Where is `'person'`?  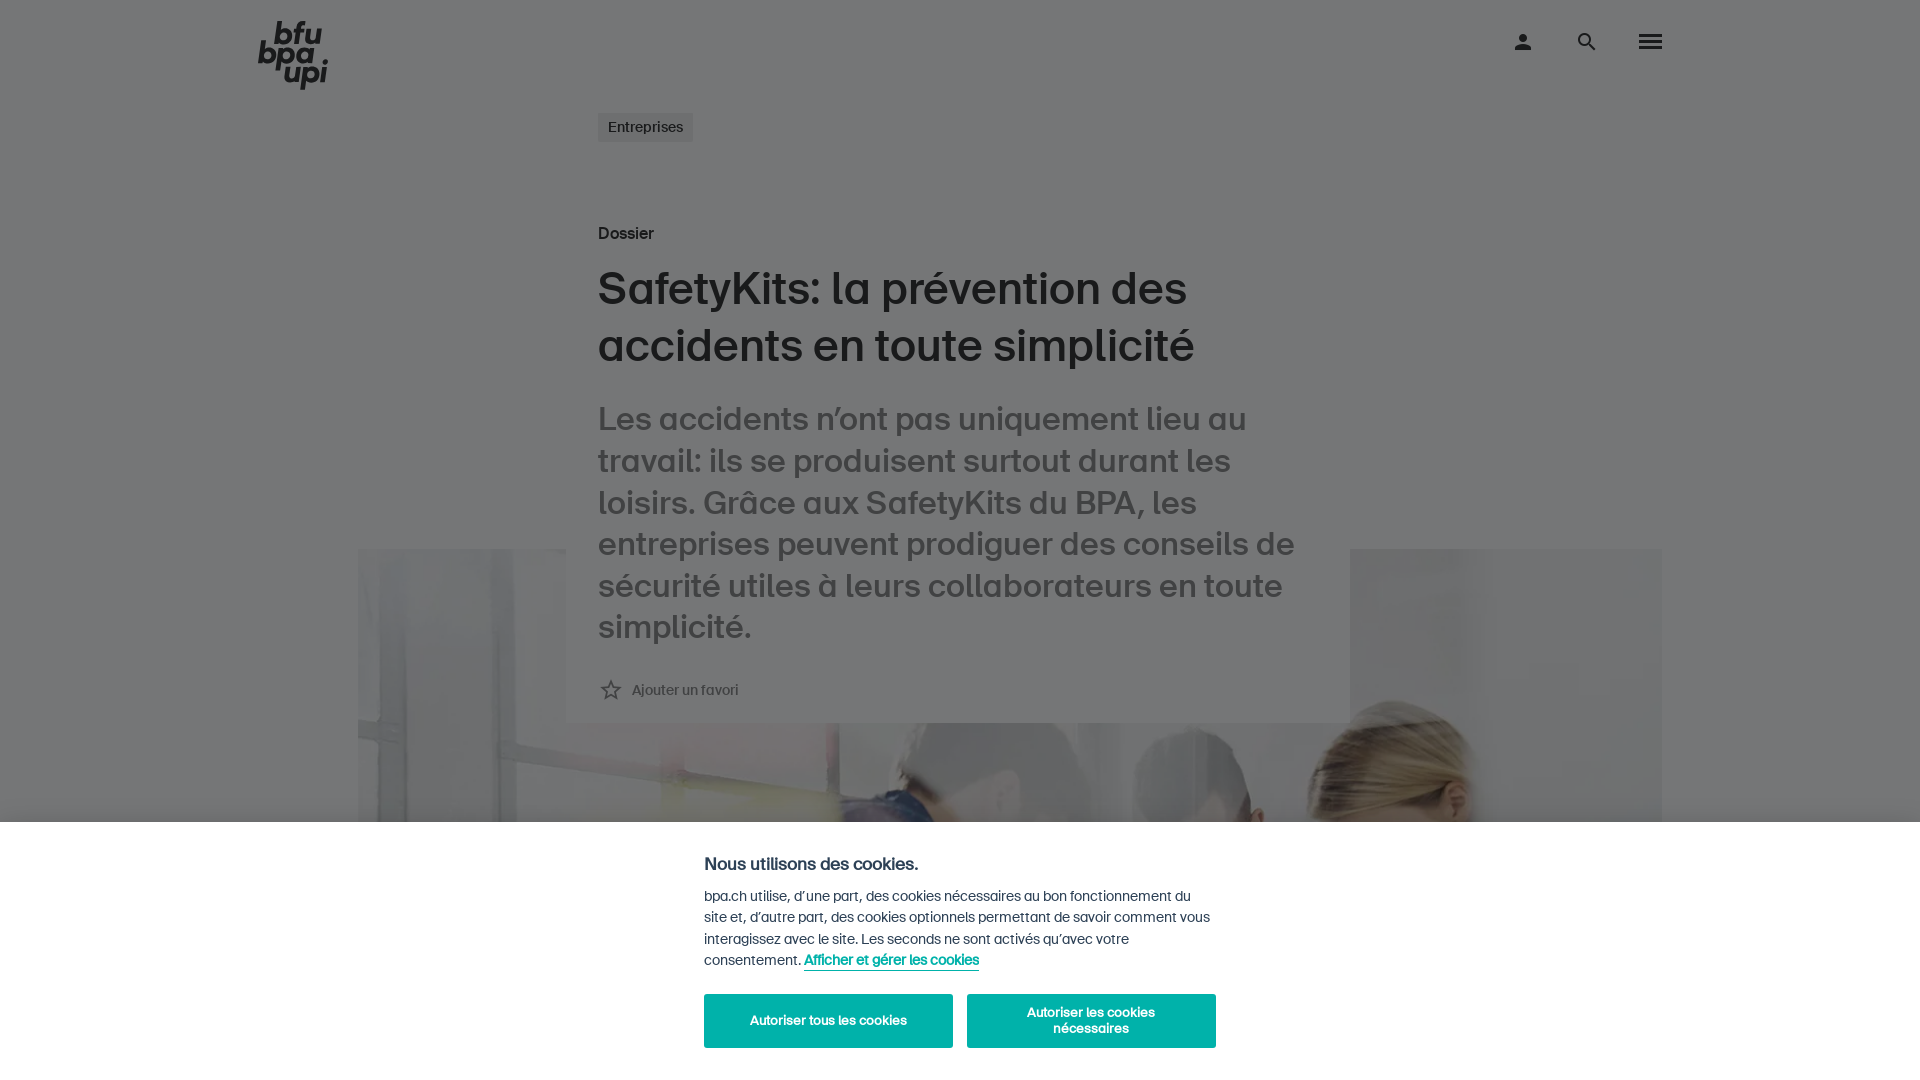 'person' is located at coordinates (1511, 41).